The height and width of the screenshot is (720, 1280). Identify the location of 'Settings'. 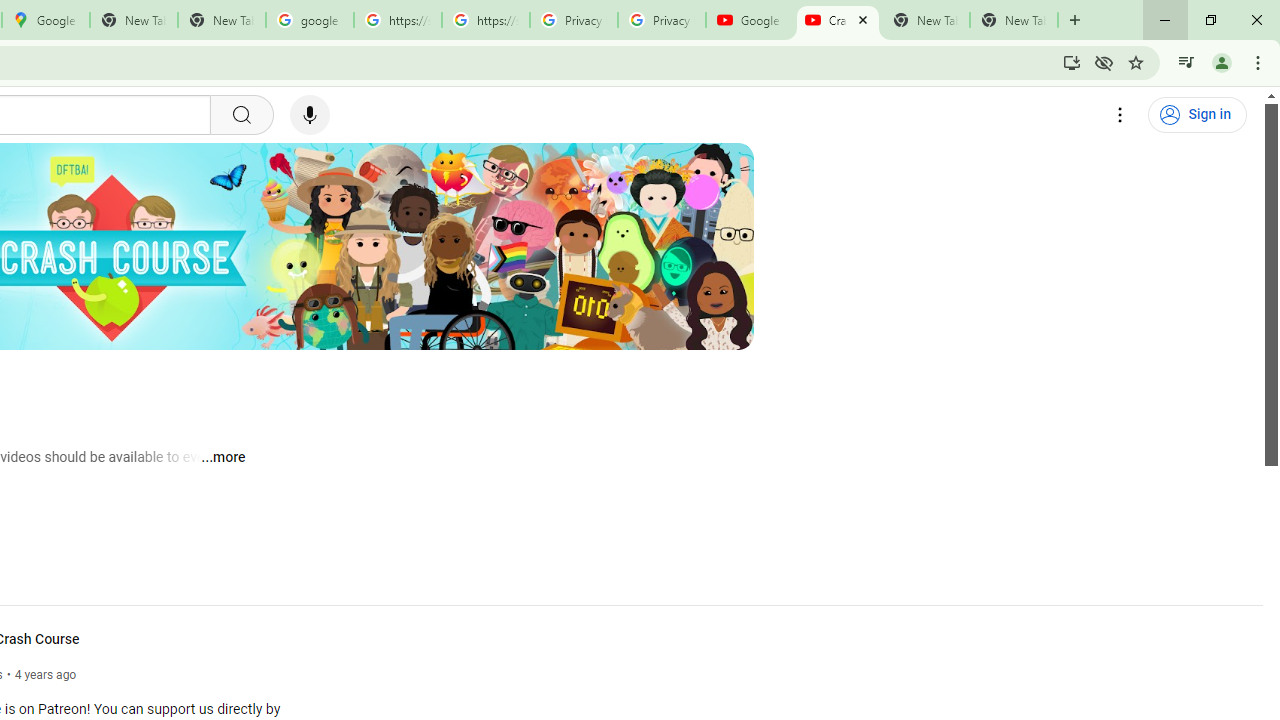
(1120, 115).